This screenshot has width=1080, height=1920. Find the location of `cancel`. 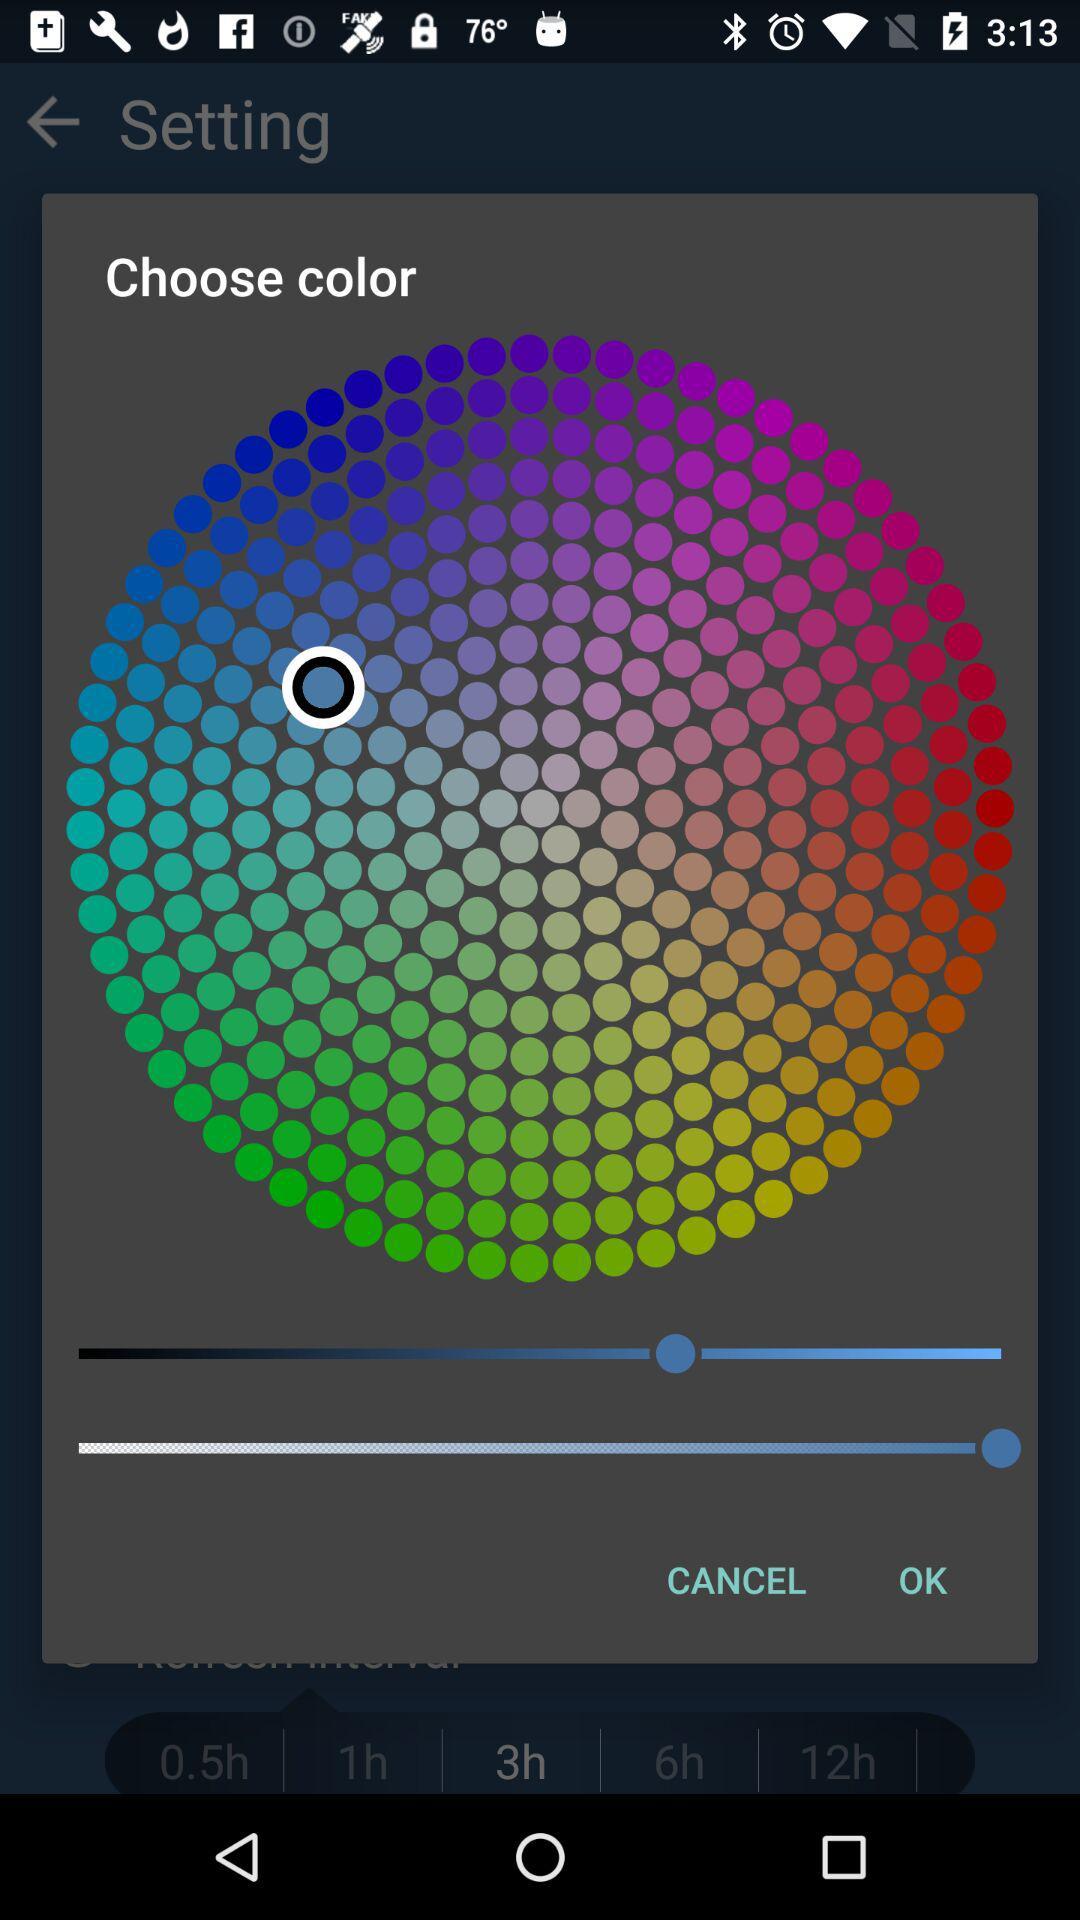

cancel is located at coordinates (736, 1578).